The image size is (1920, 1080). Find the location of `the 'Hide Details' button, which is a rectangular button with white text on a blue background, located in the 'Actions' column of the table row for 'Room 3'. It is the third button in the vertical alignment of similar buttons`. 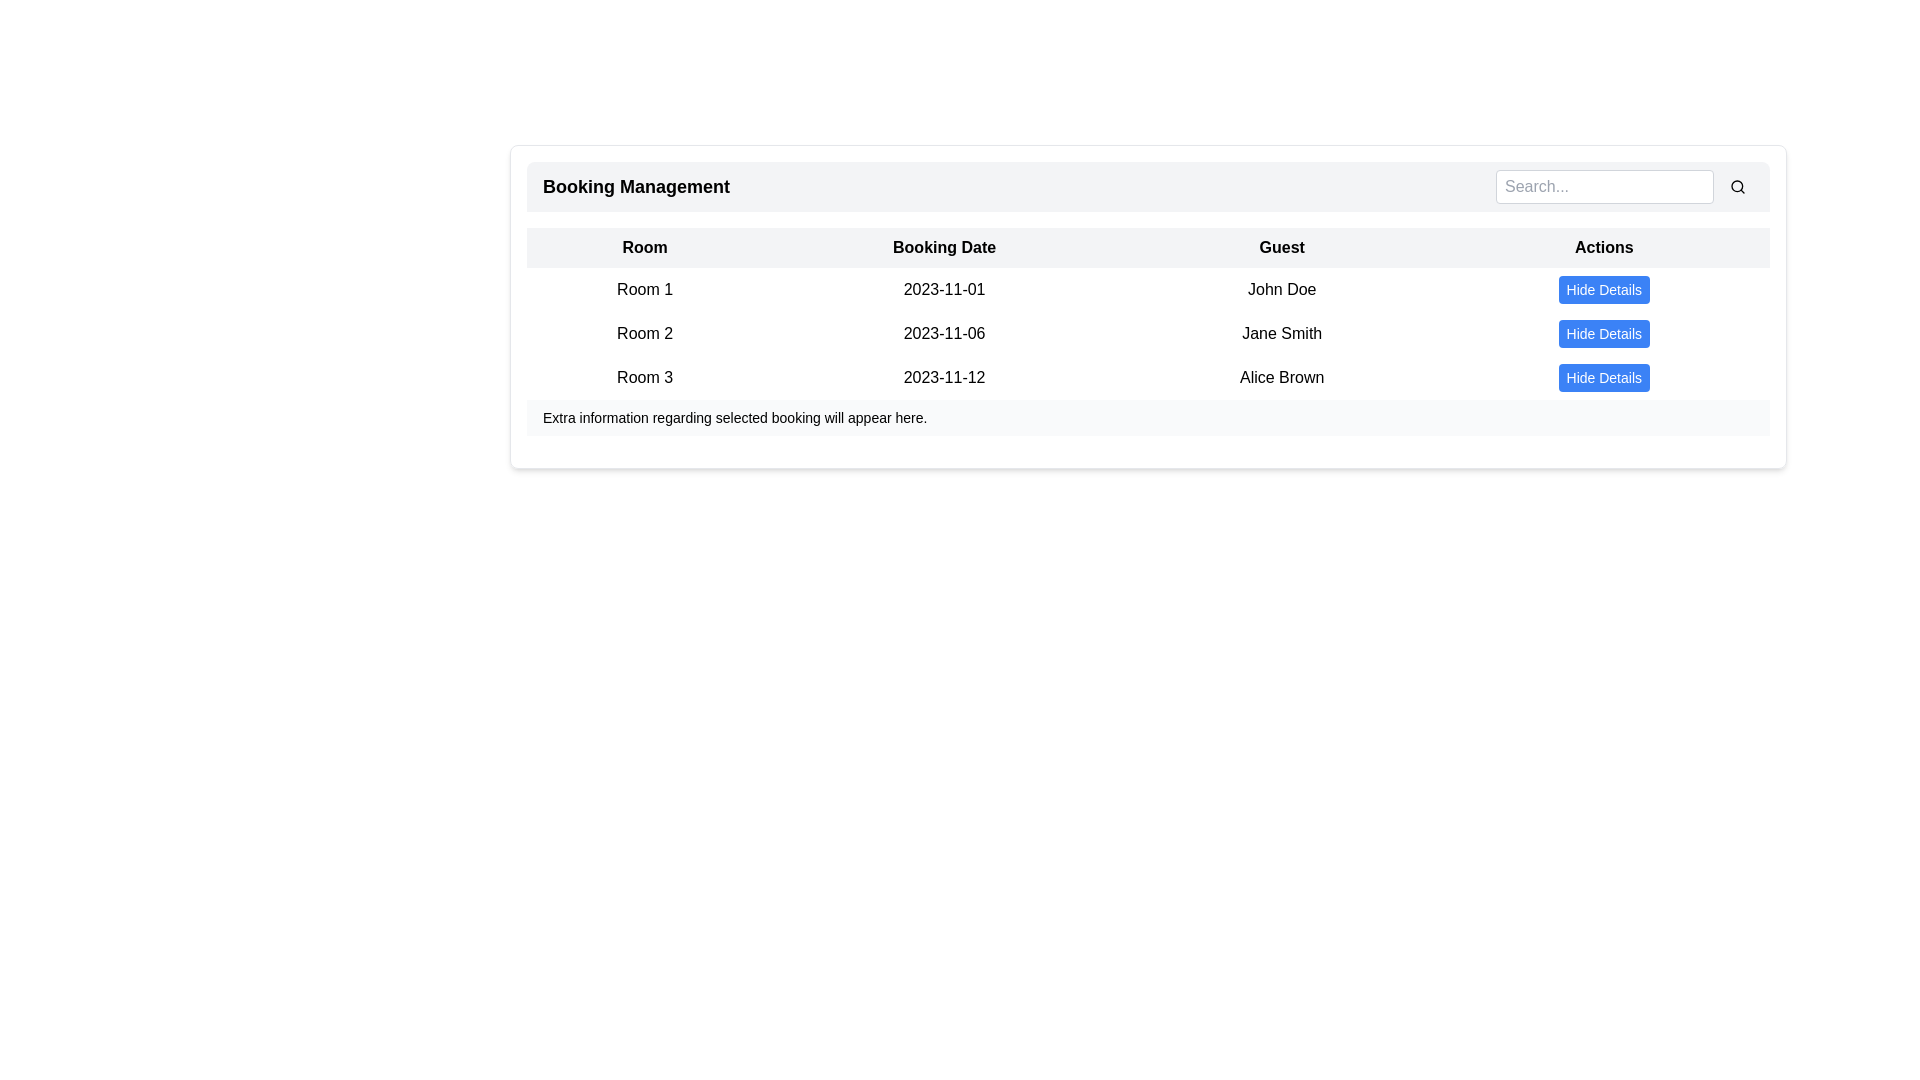

the 'Hide Details' button, which is a rectangular button with white text on a blue background, located in the 'Actions' column of the table row for 'Room 3'. It is the third button in the vertical alignment of similar buttons is located at coordinates (1604, 378).